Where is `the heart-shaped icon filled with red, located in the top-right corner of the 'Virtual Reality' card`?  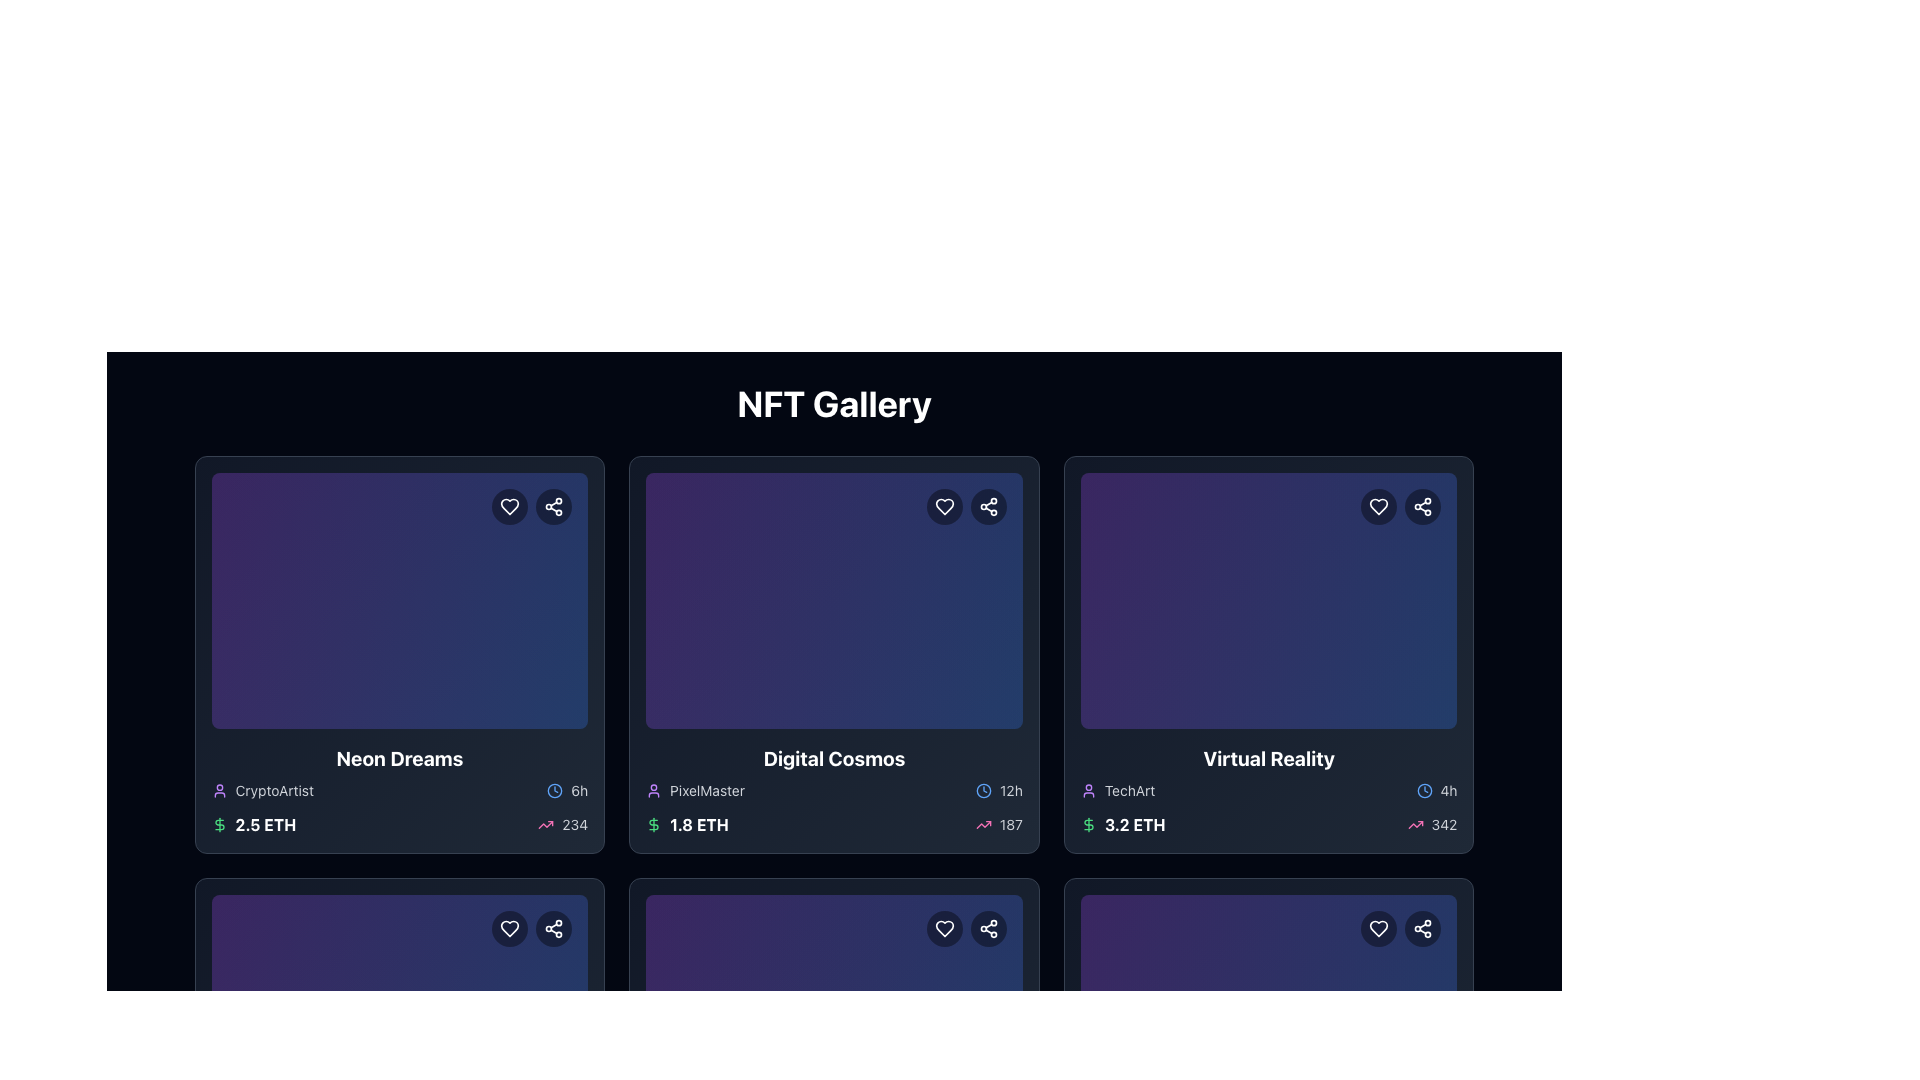
the heart-shaped icon filled with red, located in the top-right corner of the 'Virtual Reality' card is located at coordinates (1378, 505).